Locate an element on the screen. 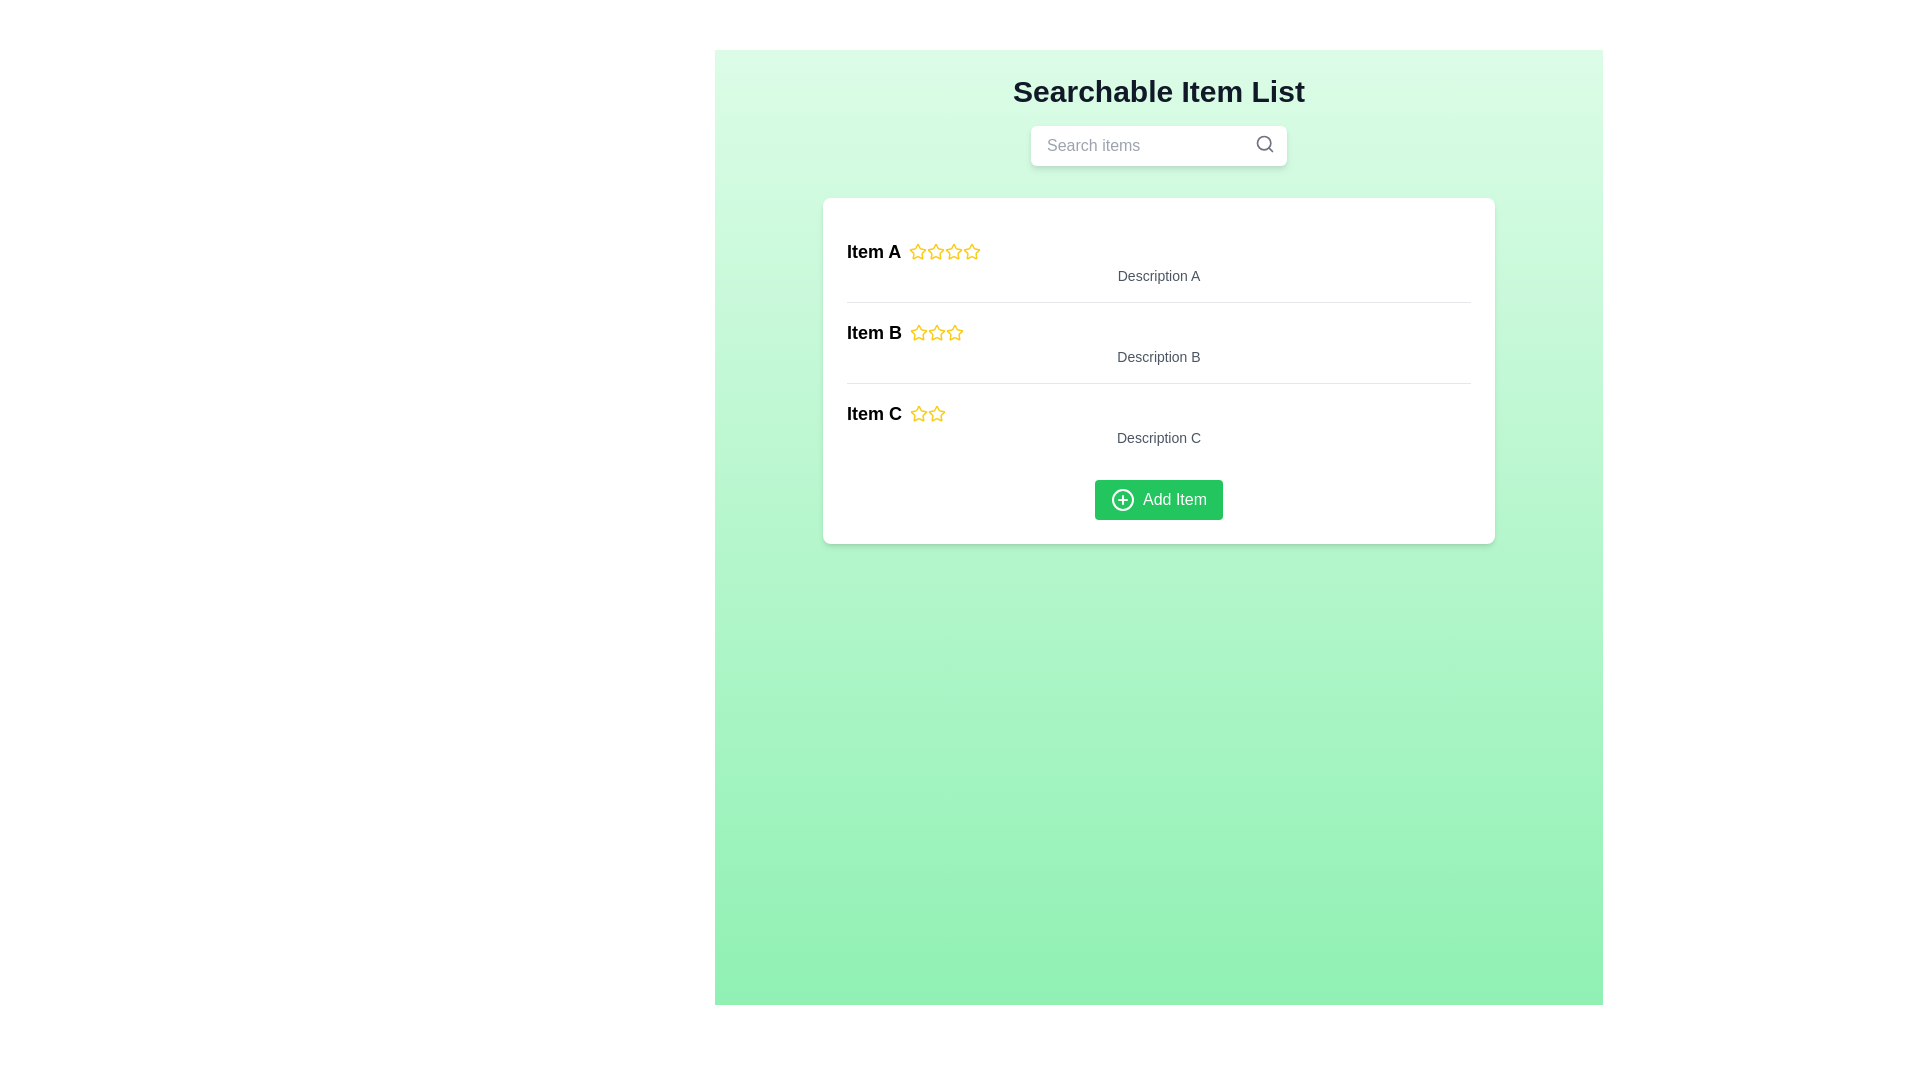 The height and width of the screenshot is (1080, 1920). the search icon represented by a magnifying glass located at the top-right corner of the search input field is located at coordinates (1264, 142).